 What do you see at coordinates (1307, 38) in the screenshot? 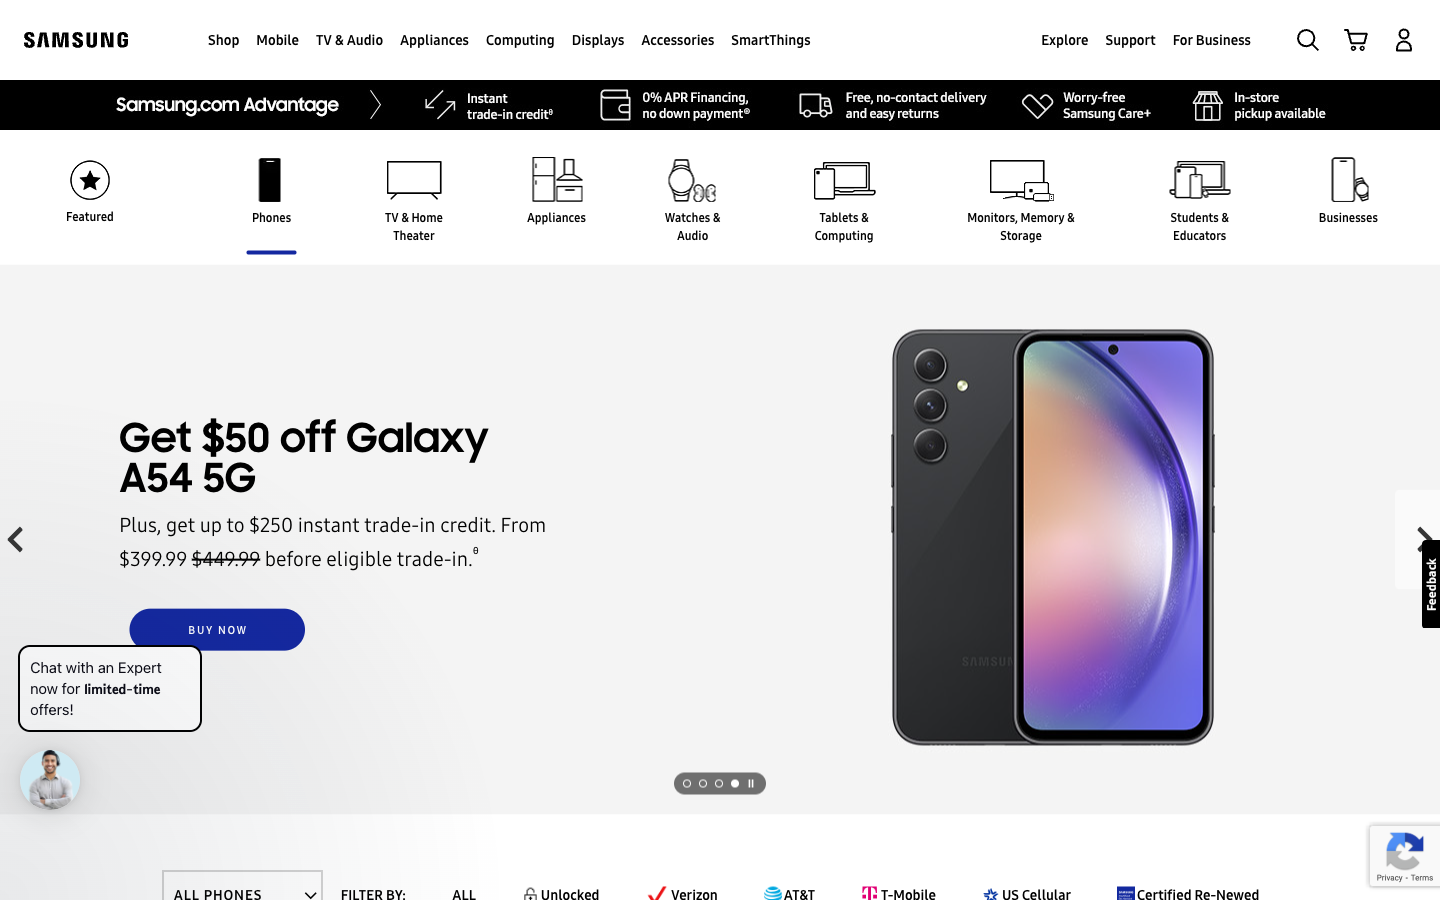
I see `Look for Samsung Galaxy S23 Ultra using the search function` at bounding box center [1307, 38].